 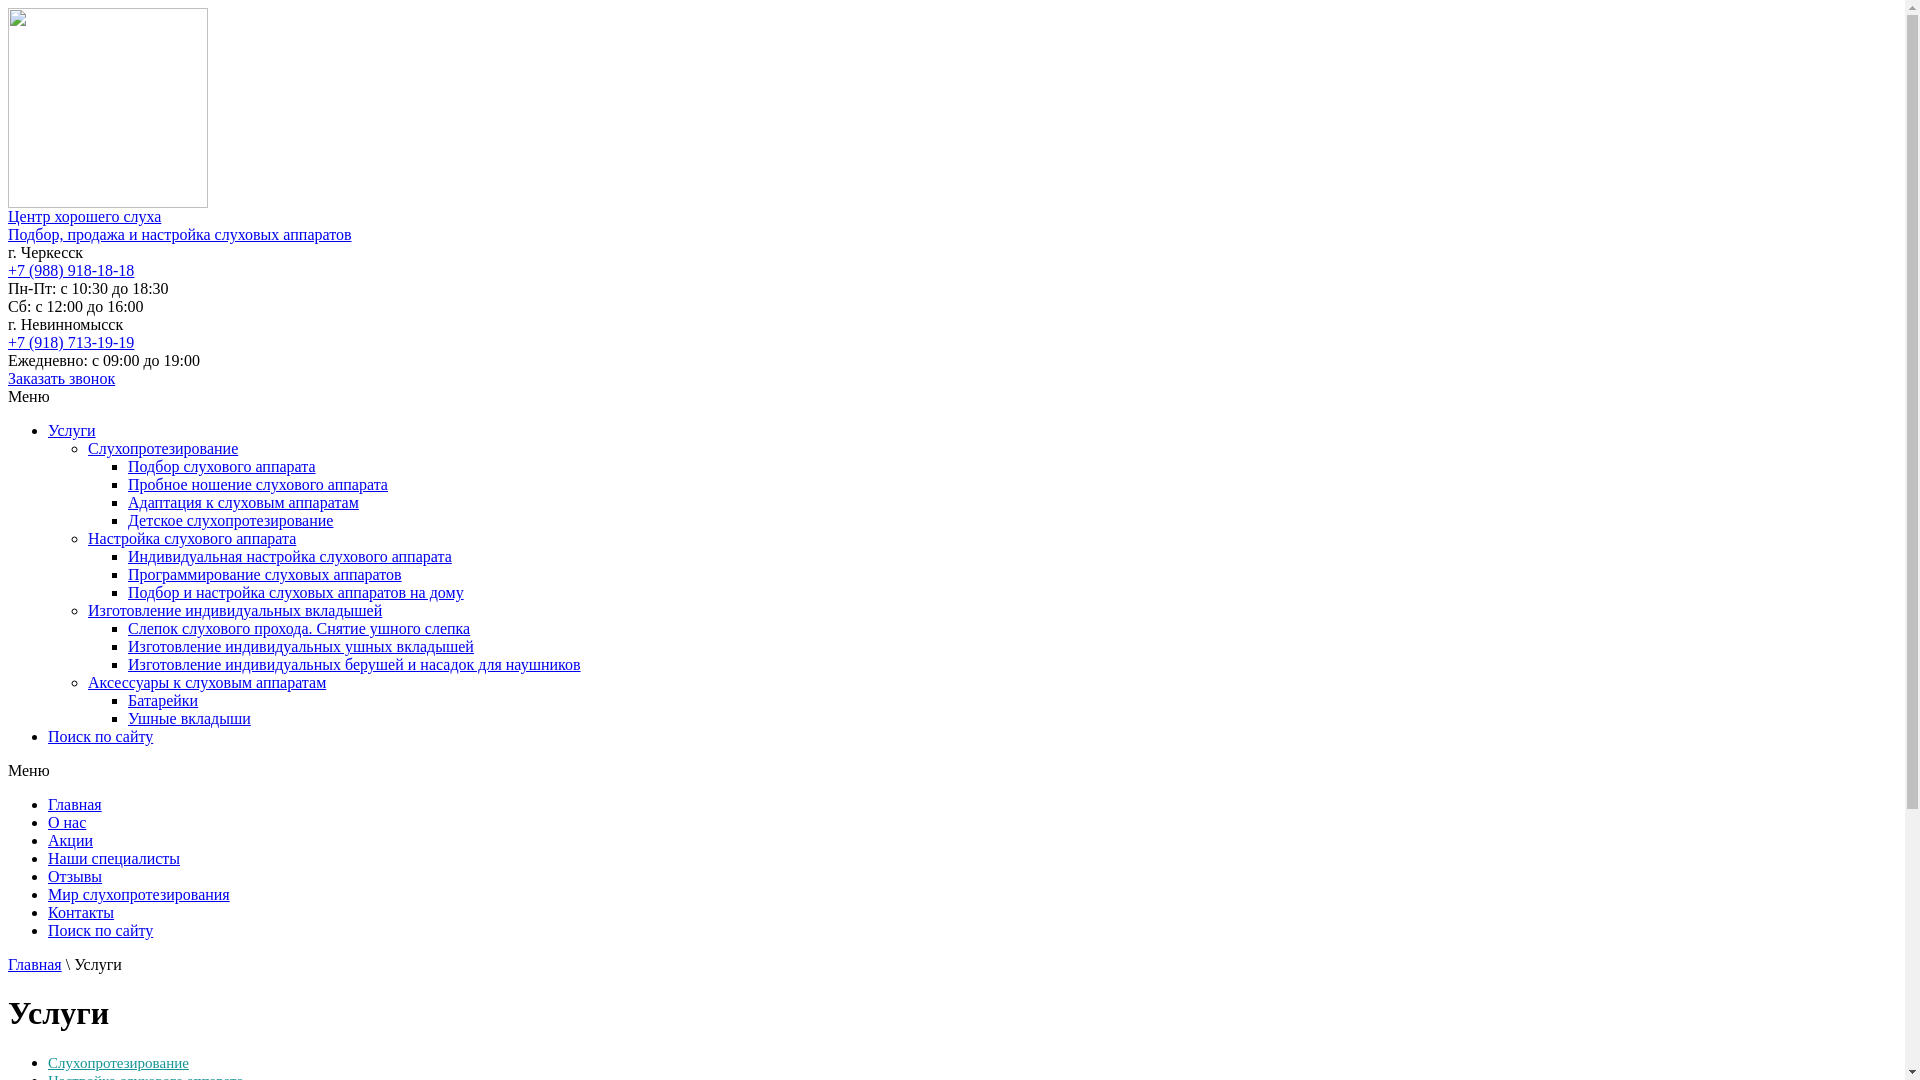 I want to click on '+7 (918) 713-19-19', so click(x=71, y=341).